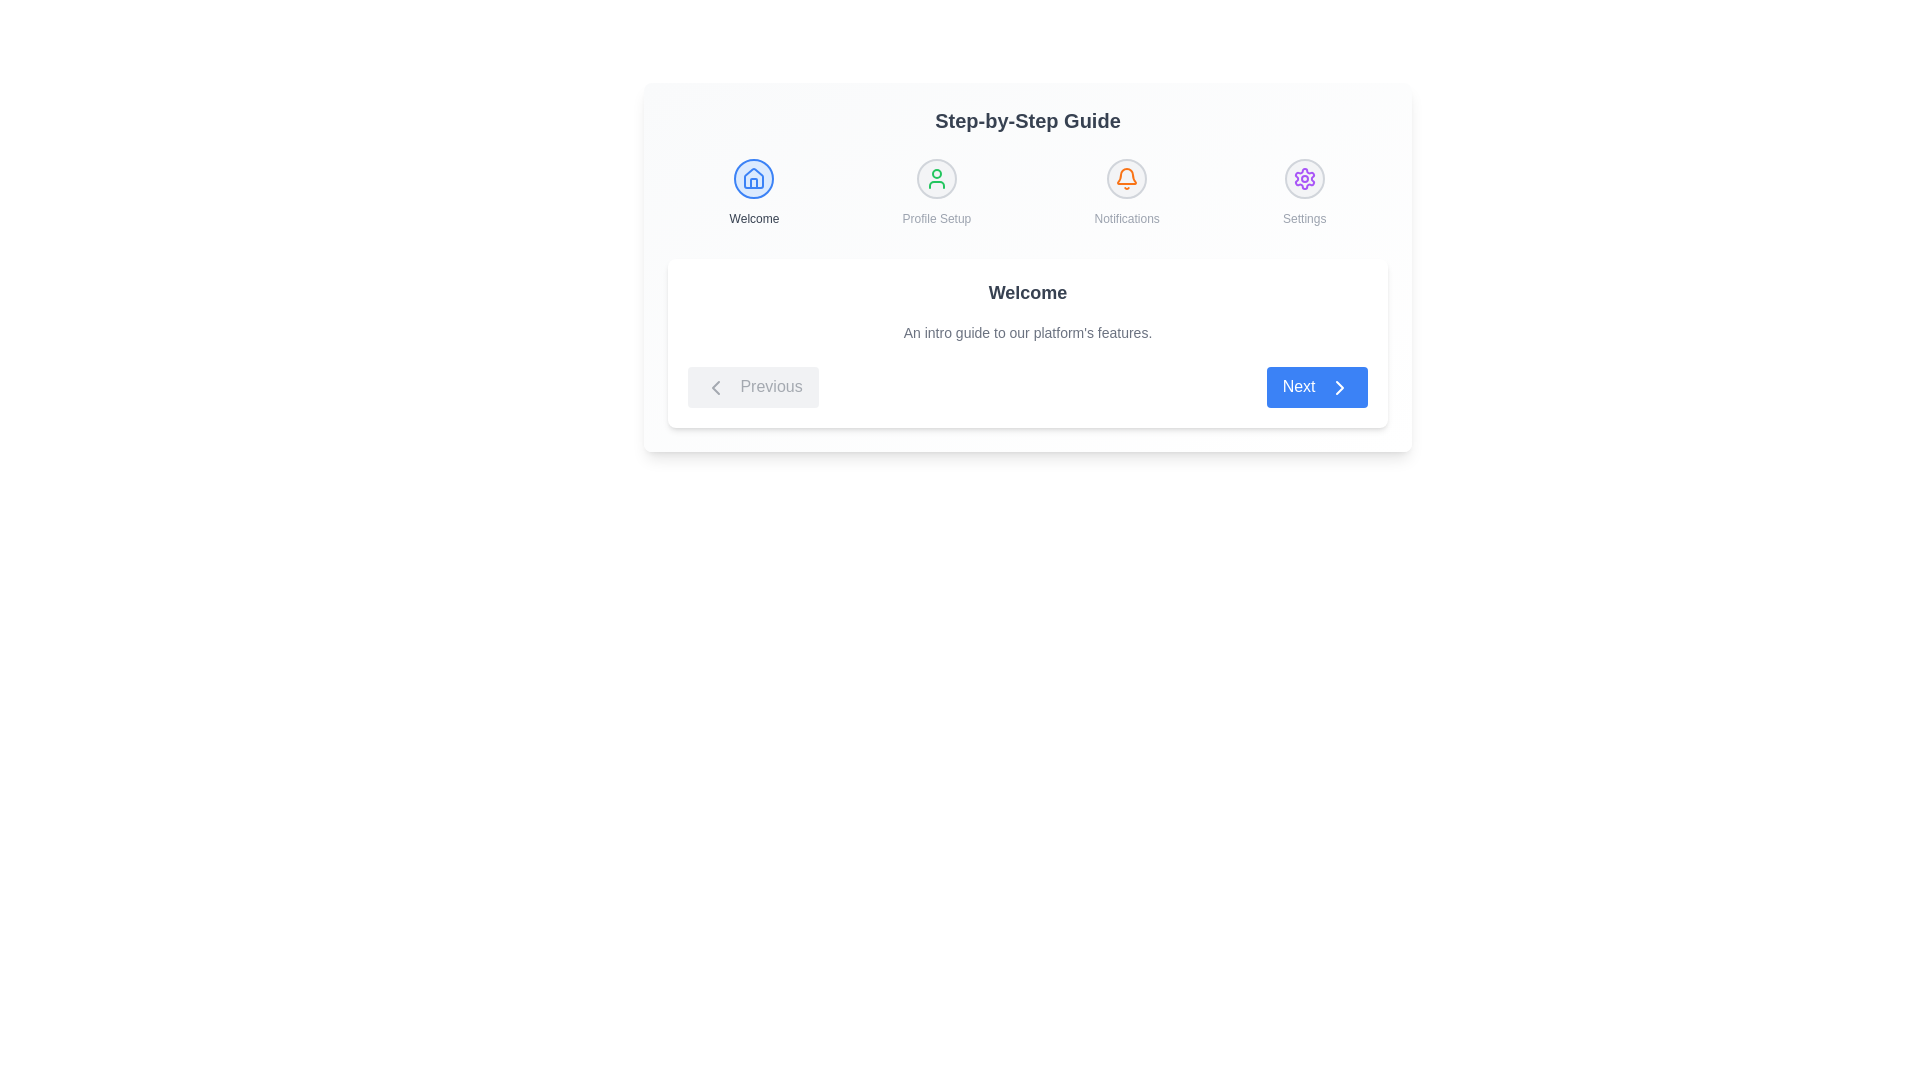 This screenshot has height=1080, width=1920. Describe the element at coordinates (1127, 219) in the screenshot. I see `the 'Notifications' text label, which is a small, medium-weight, light gray text displayed below the orange notification bell icon` at that location.